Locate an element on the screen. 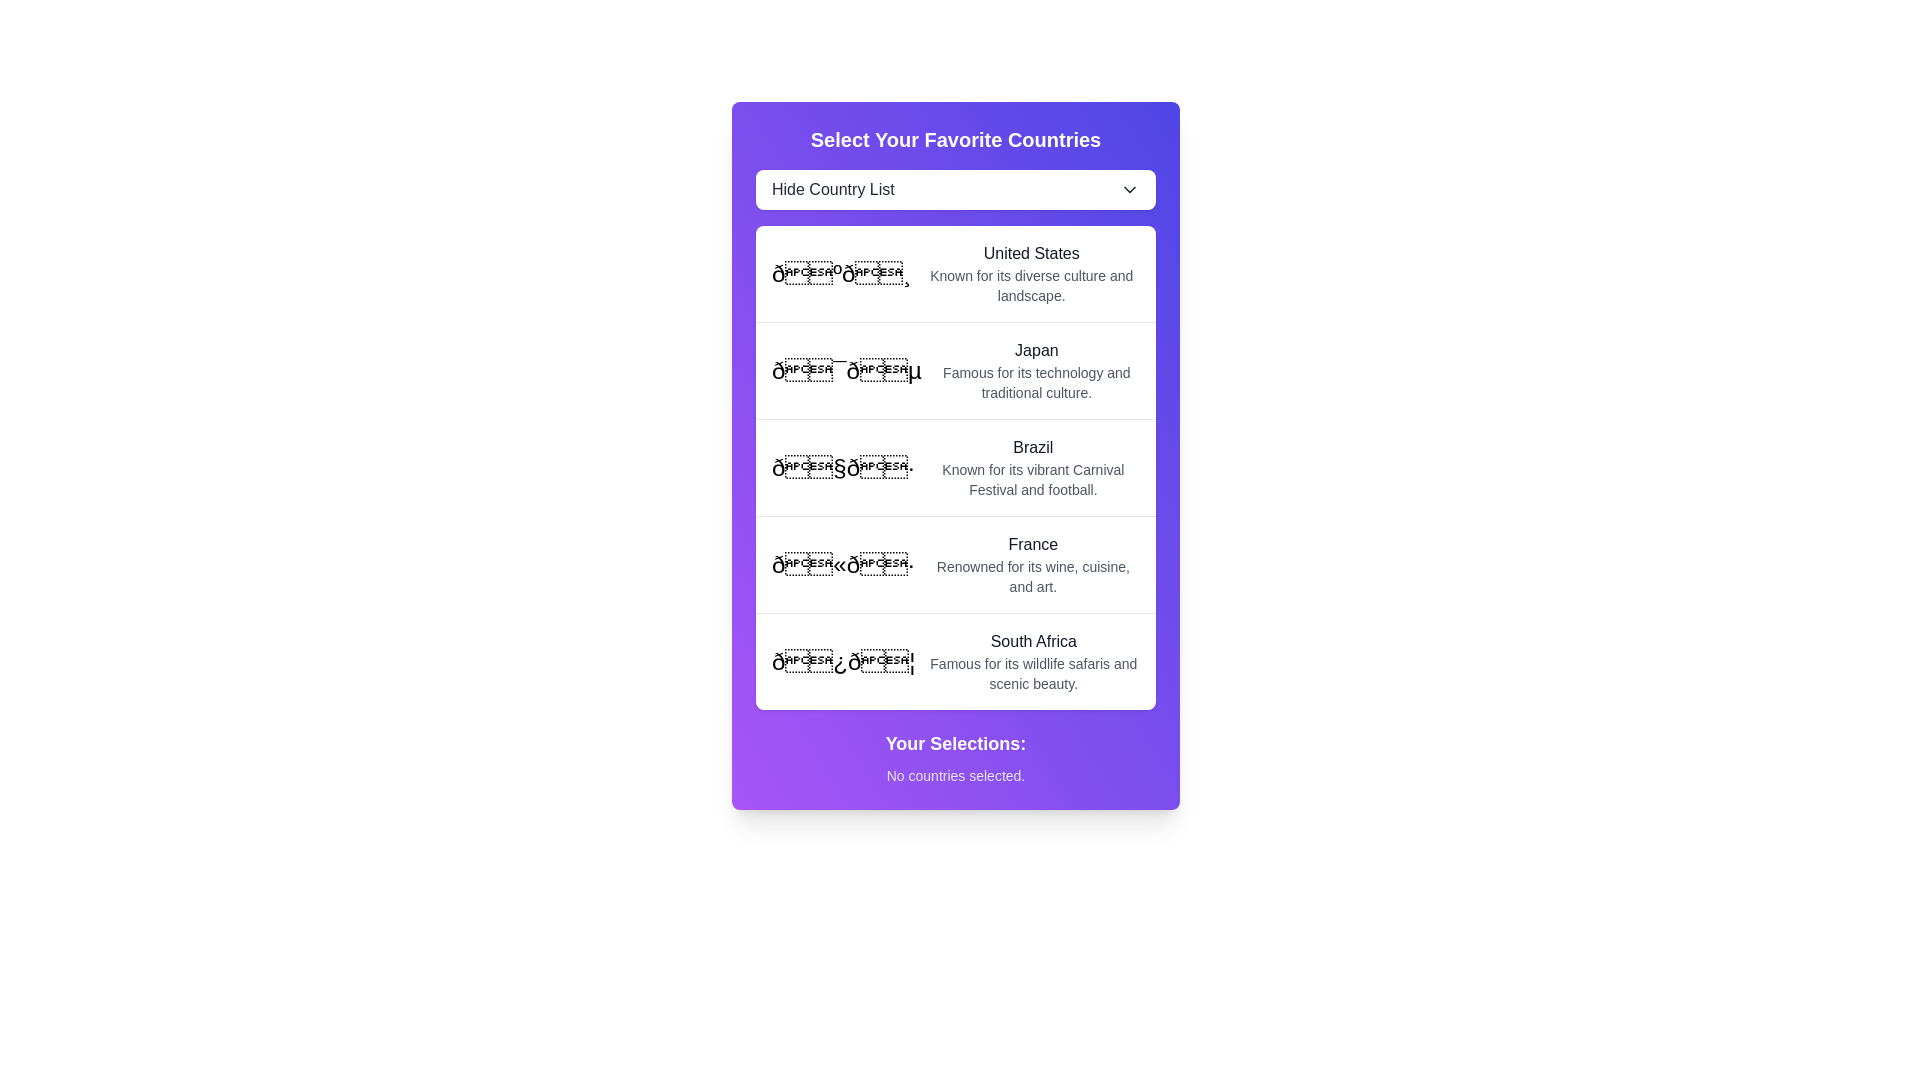 The width and height of the screenshot is (1920, 1080). the fourth list item that provides an overview of France in the country selection list is located at coordinates (954, 564).